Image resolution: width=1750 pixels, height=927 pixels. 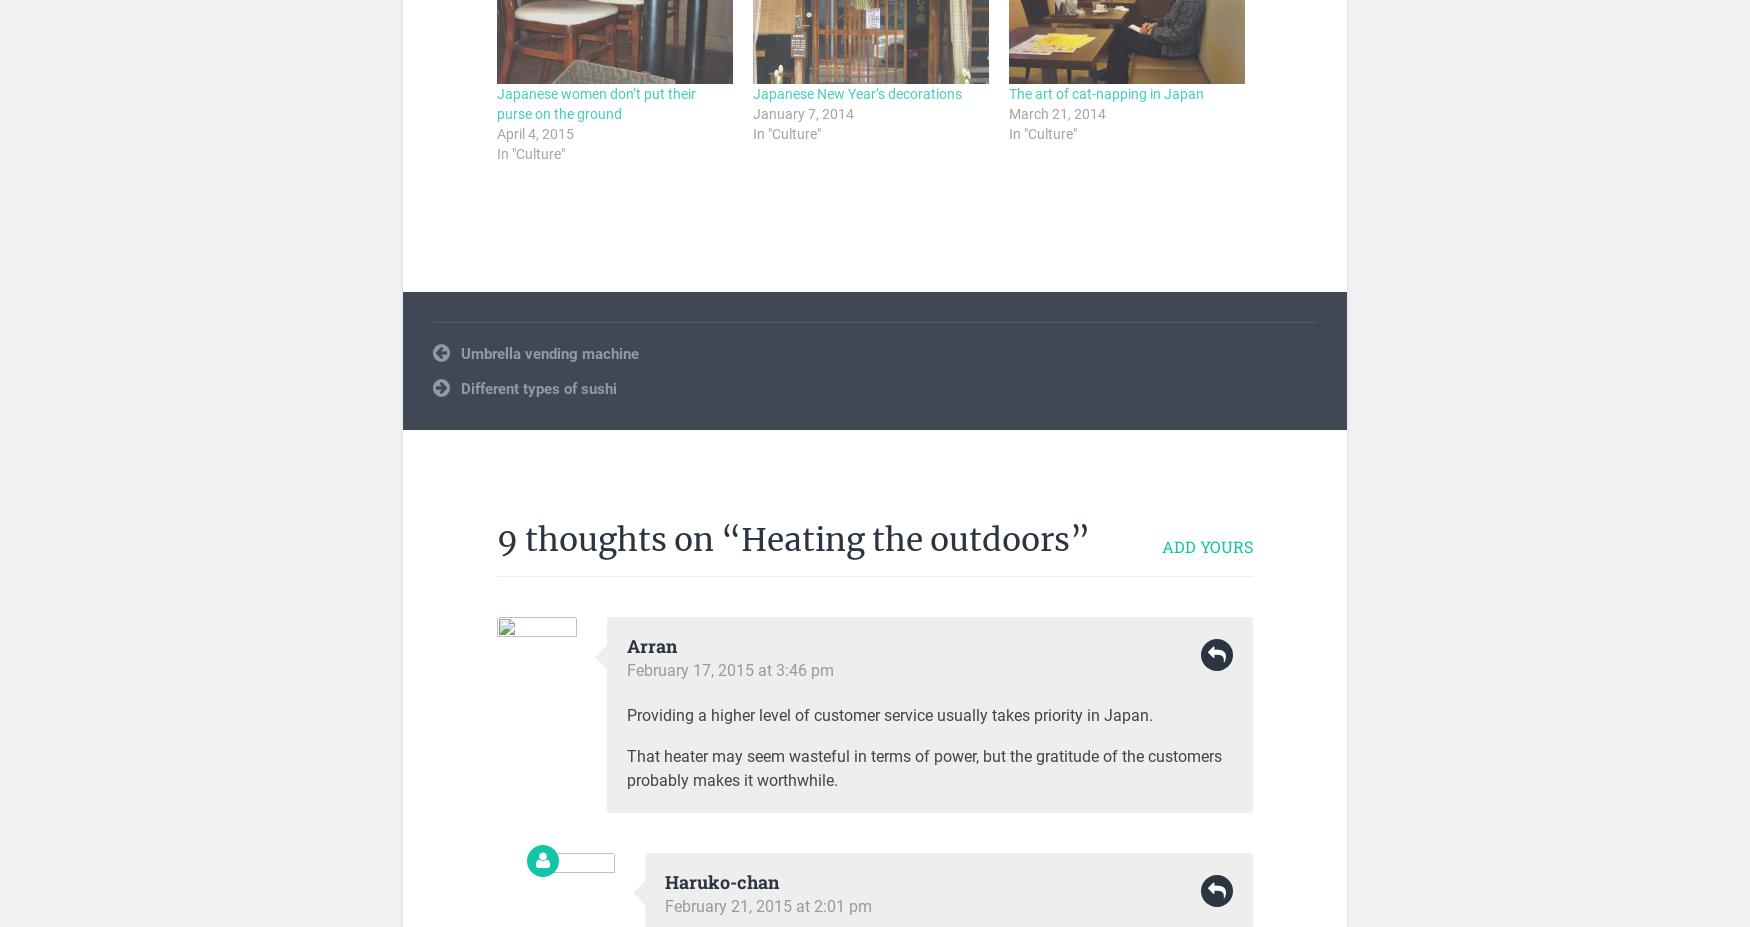 I want to click on 'Different types of sushi', so click(x=538, y=387).